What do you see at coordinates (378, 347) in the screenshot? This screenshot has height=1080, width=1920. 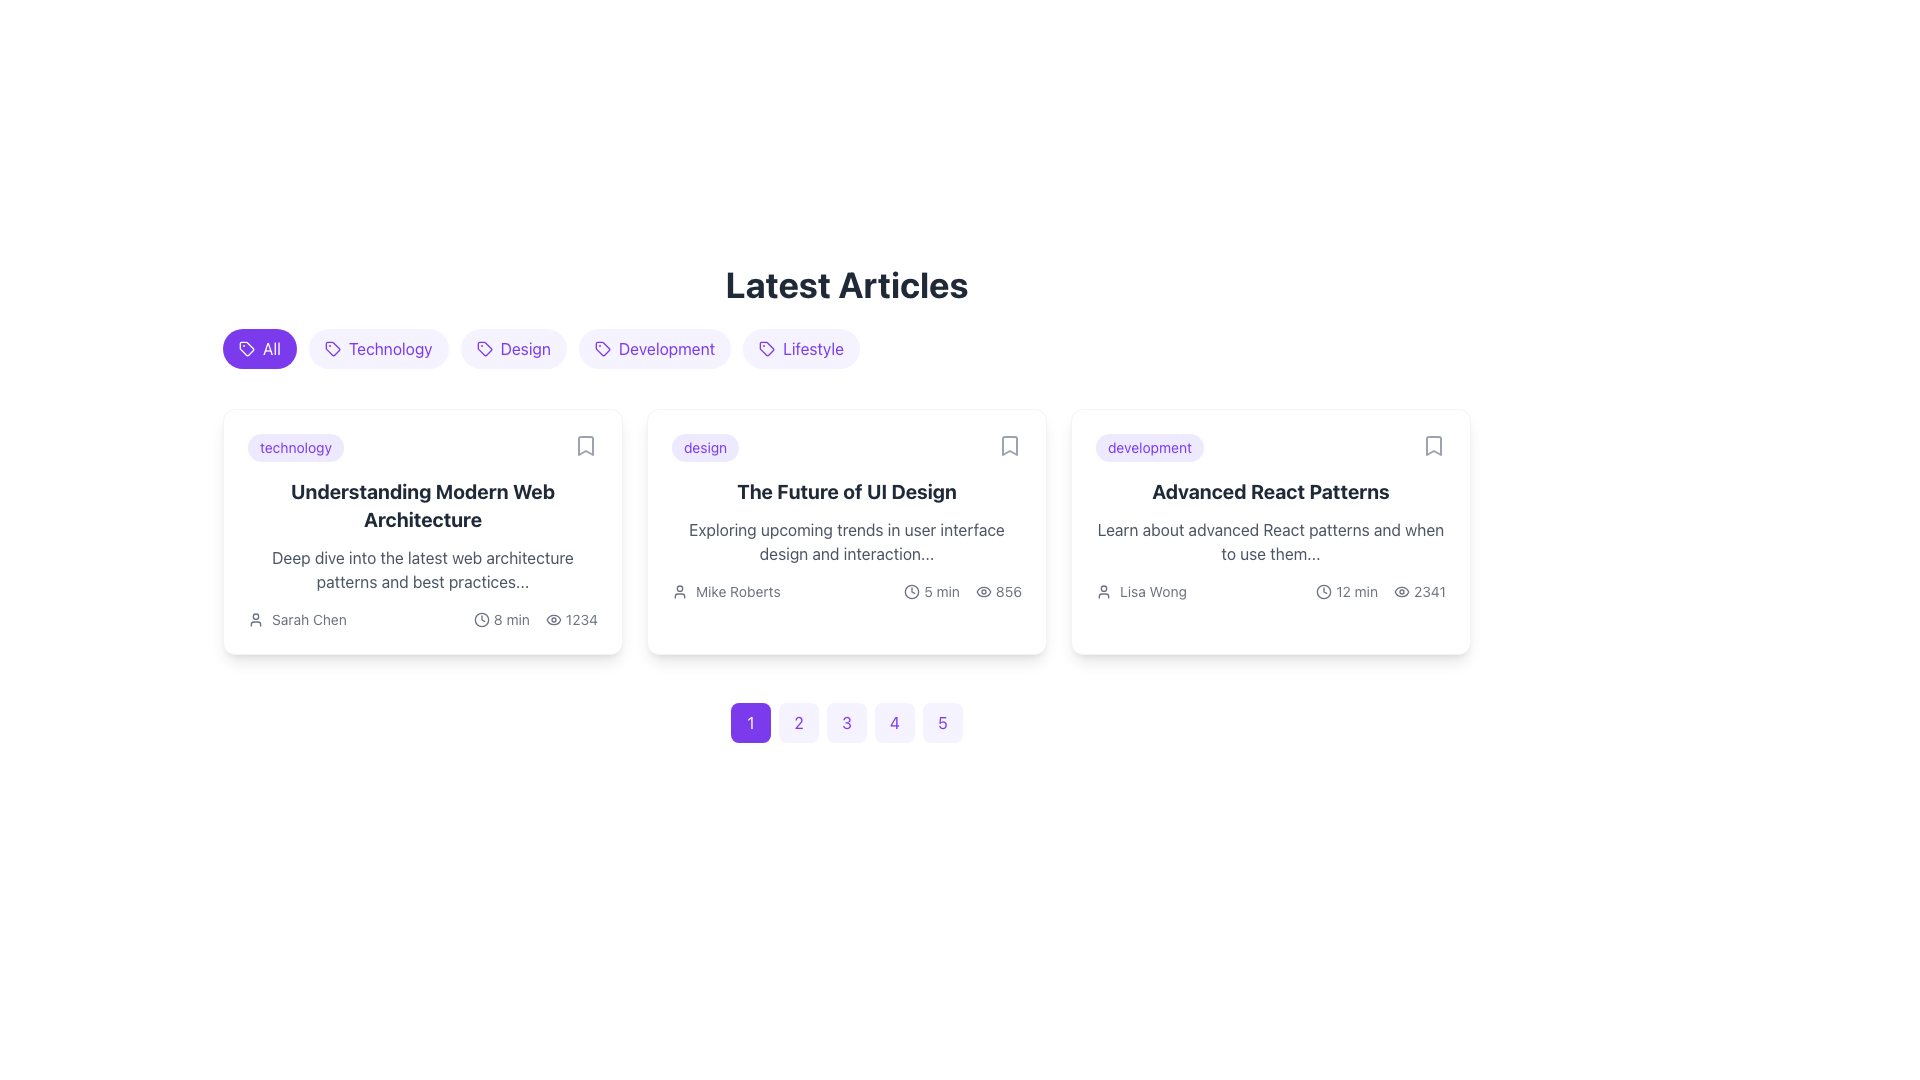 I see `the 'Technology' filter button, which is a purple textual label with rounded edges and a tag icon on its left side, located between the 'All' and 'Design' buttons` at bounding box center [378, 347].